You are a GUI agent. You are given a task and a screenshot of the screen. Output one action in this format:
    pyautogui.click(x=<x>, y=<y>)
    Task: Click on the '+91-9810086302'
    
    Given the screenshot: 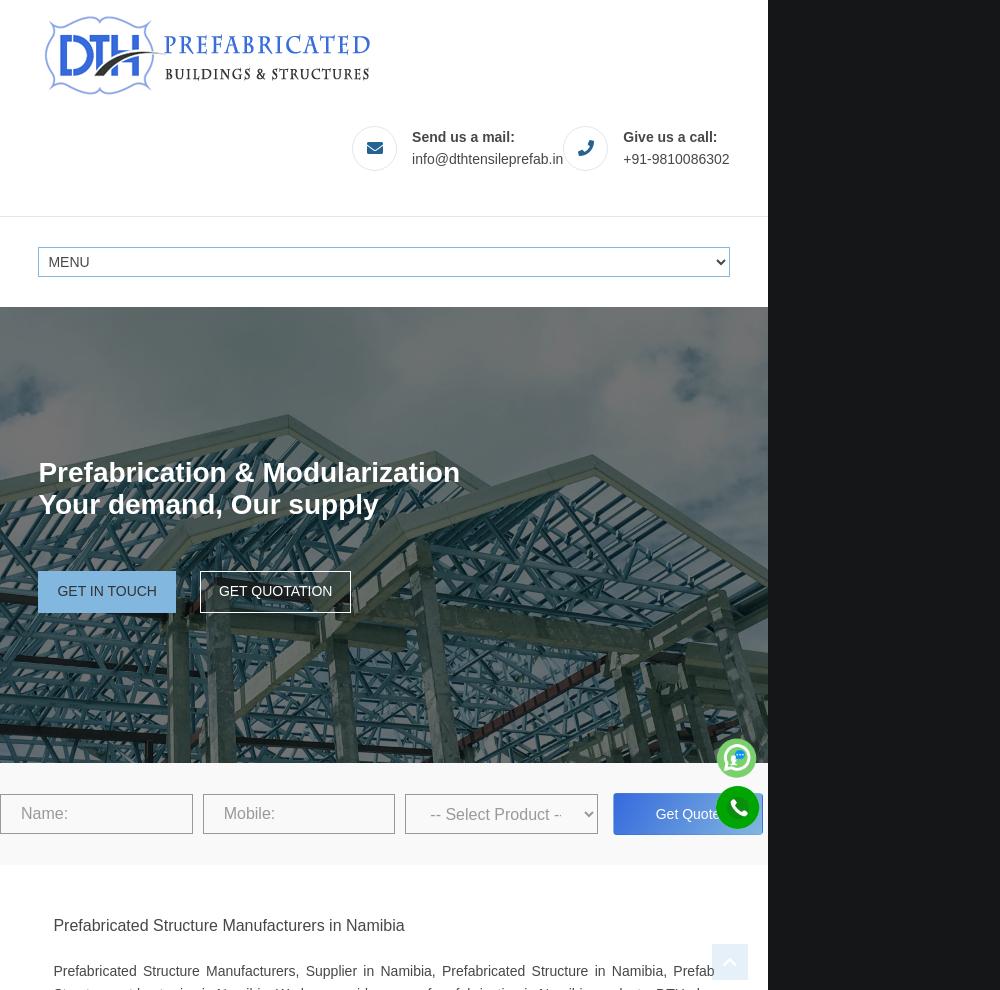 What is the action you would take?
    pyautogui.click(x=676, y=158)
    